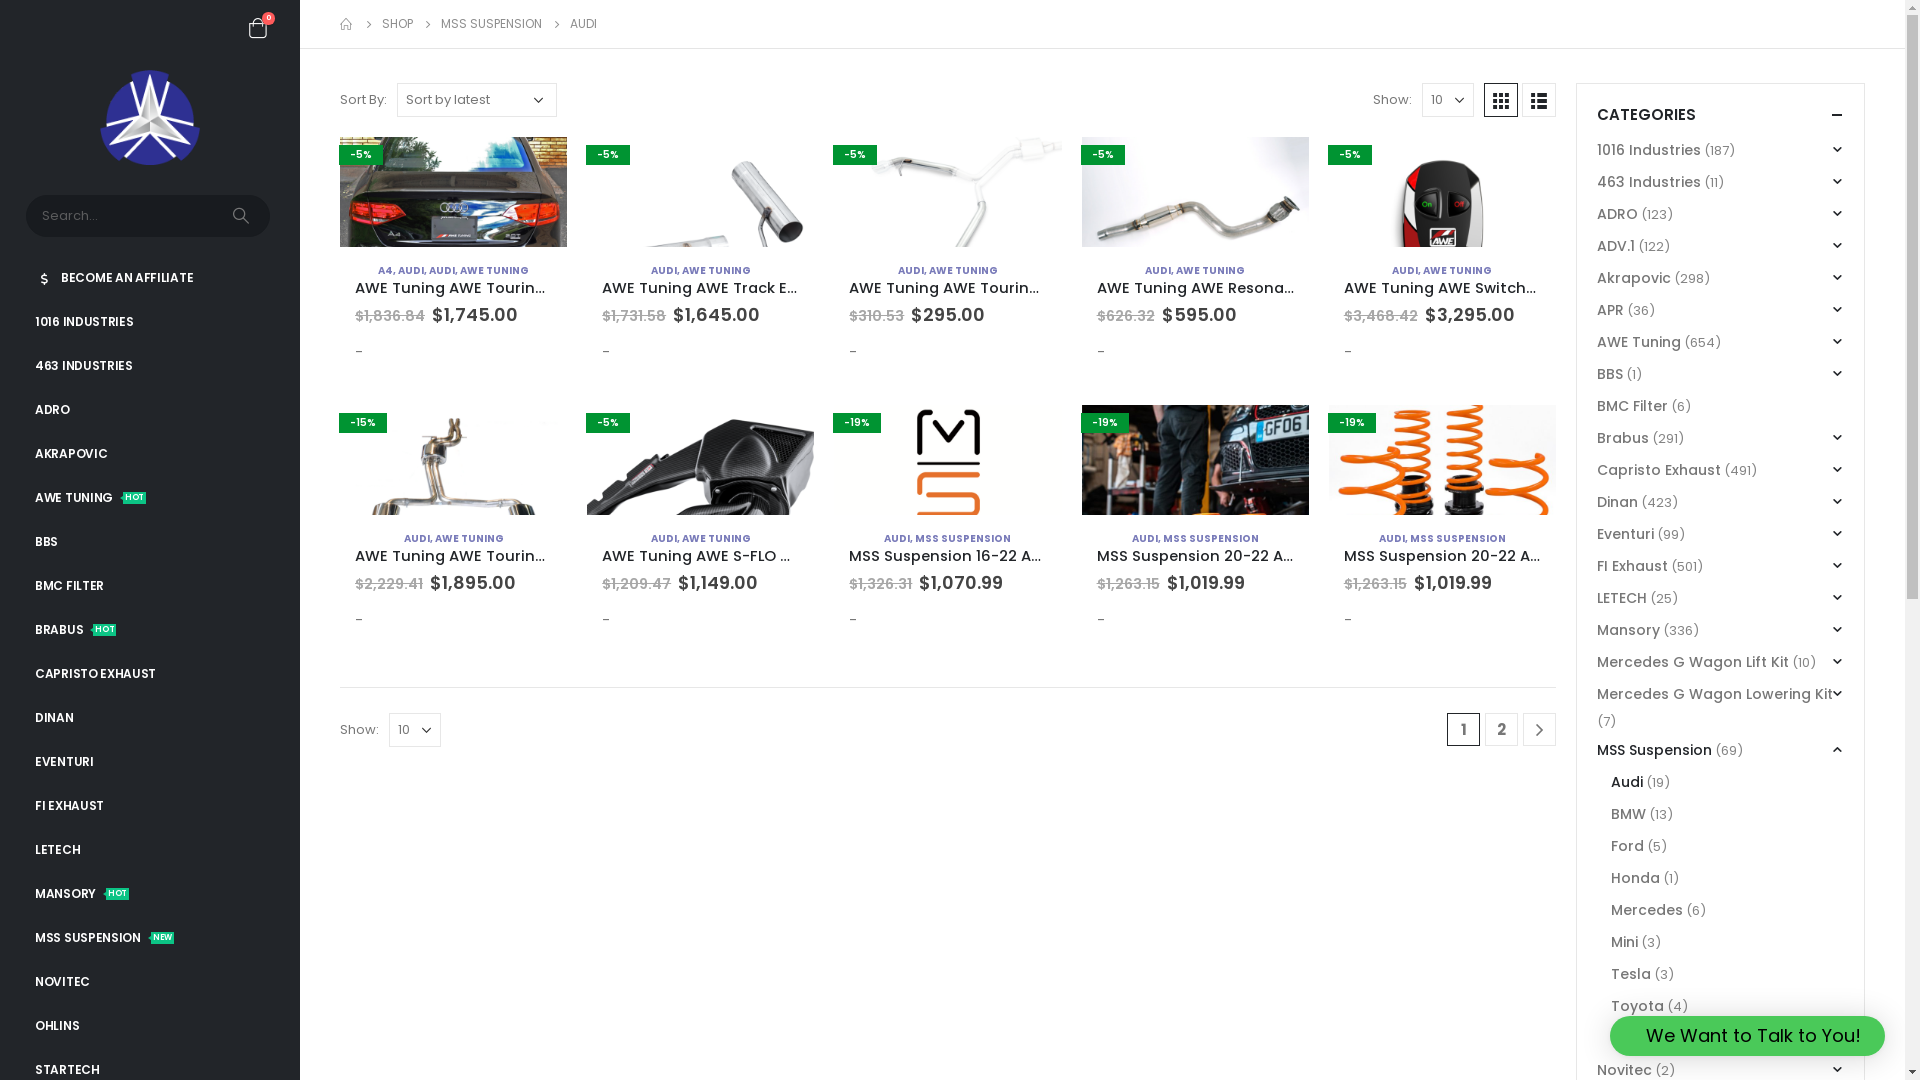 The height and width of the screenshot is (1080, 1920). I want to click on 'Mini', so click(1611, 941).